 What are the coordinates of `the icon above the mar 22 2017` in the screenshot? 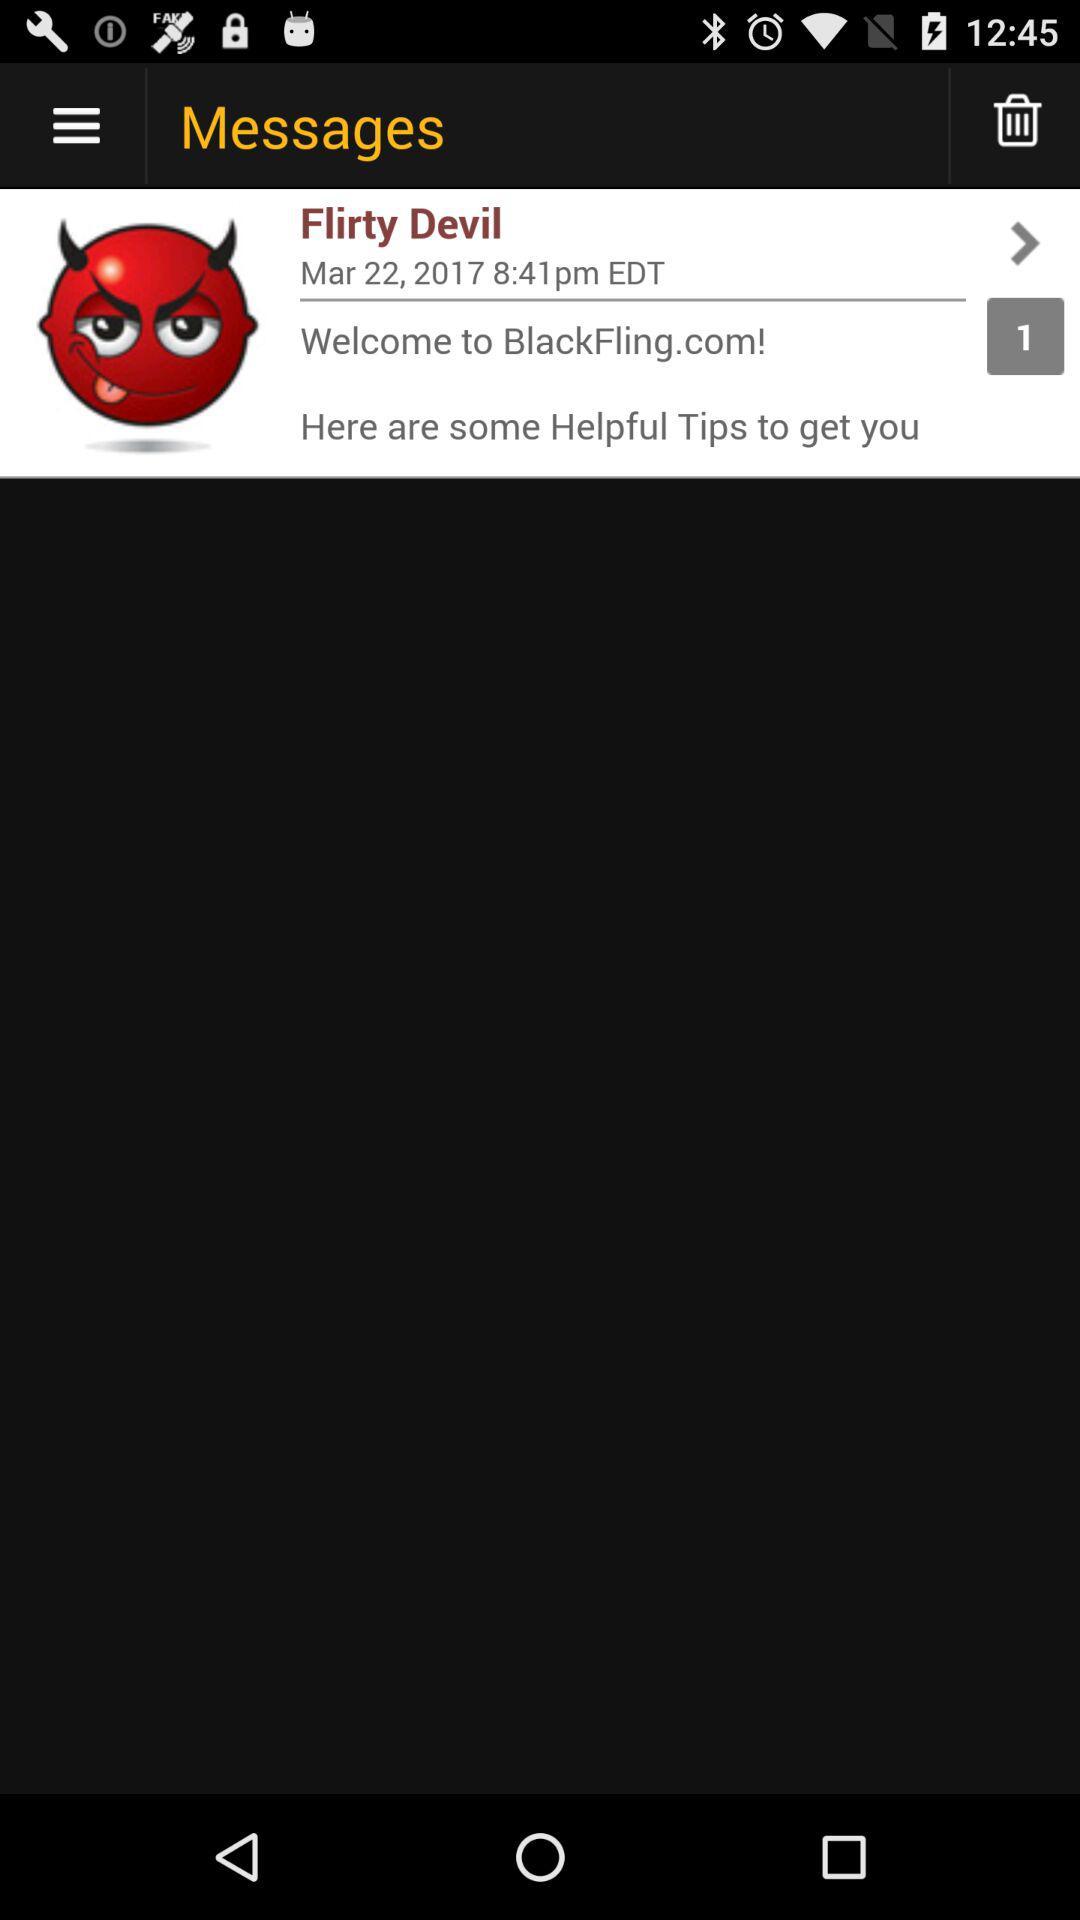 It's located at (632, 222).